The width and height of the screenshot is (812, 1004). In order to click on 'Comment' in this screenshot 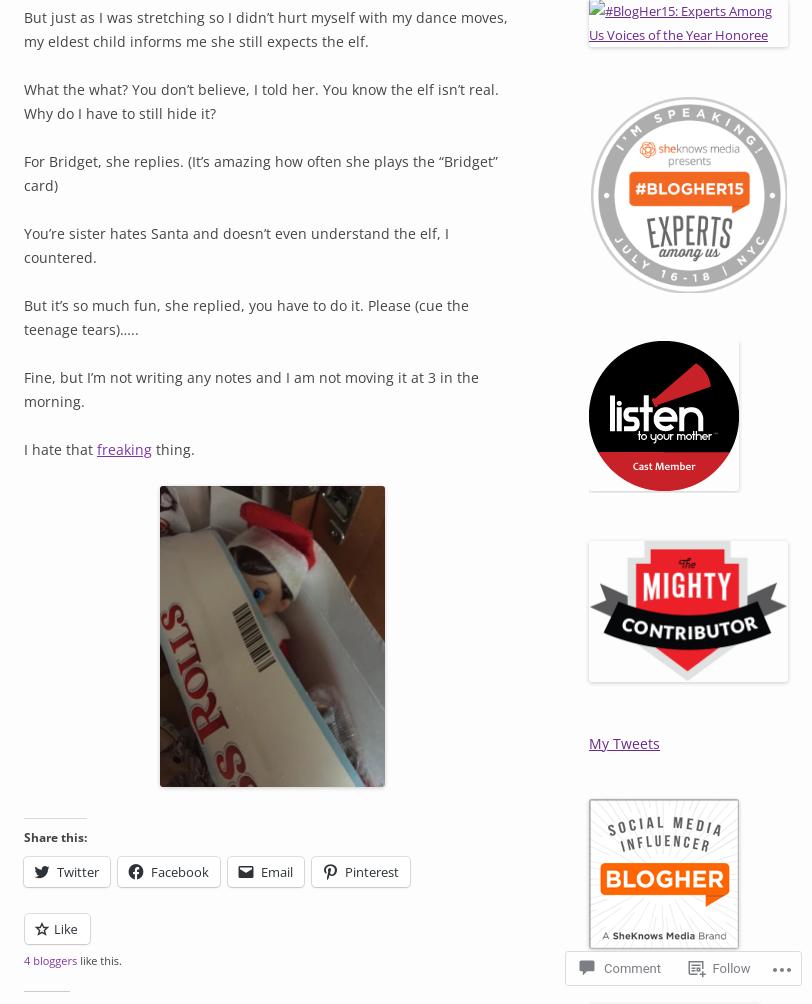, I will do `click(632, 967)`.